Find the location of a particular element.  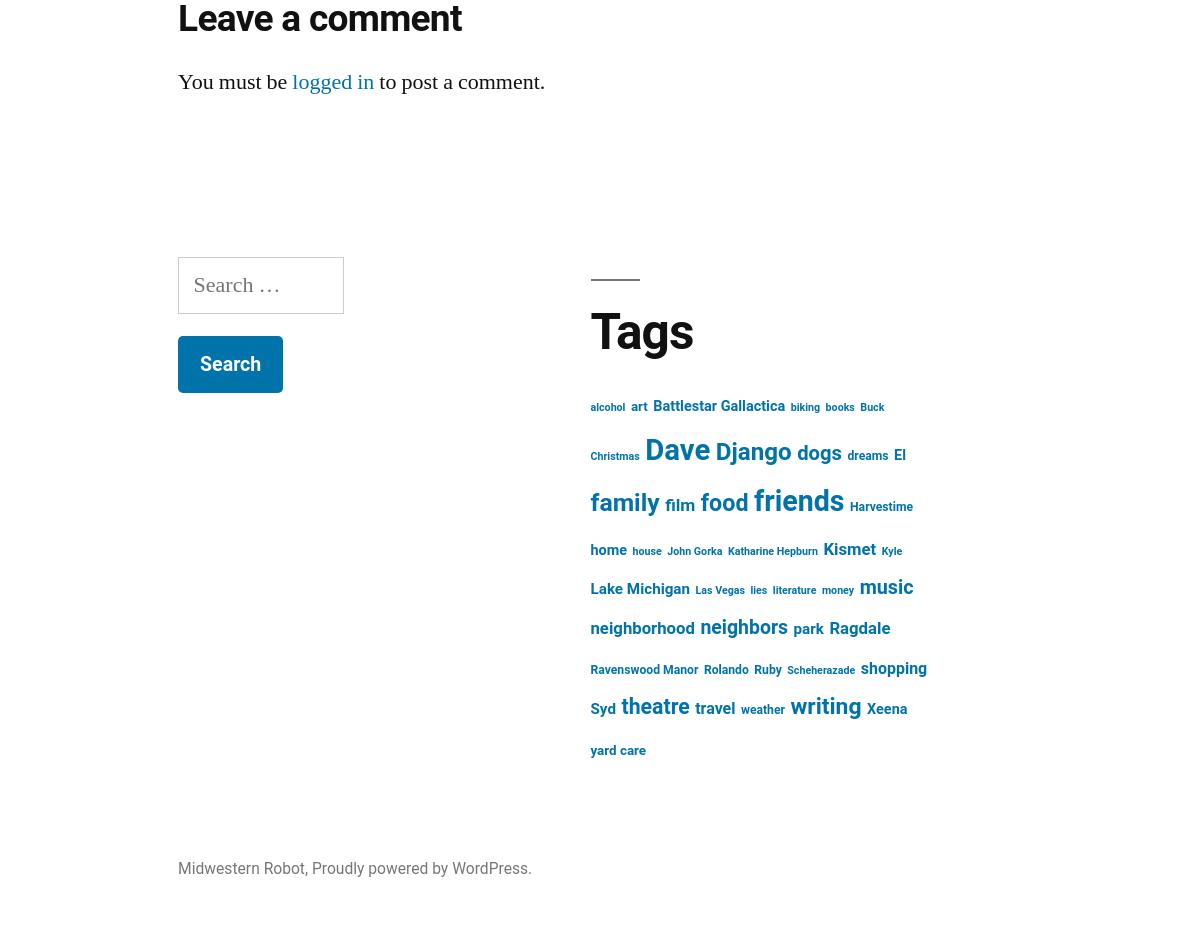

'writing' is located at coordinates (824, 706).